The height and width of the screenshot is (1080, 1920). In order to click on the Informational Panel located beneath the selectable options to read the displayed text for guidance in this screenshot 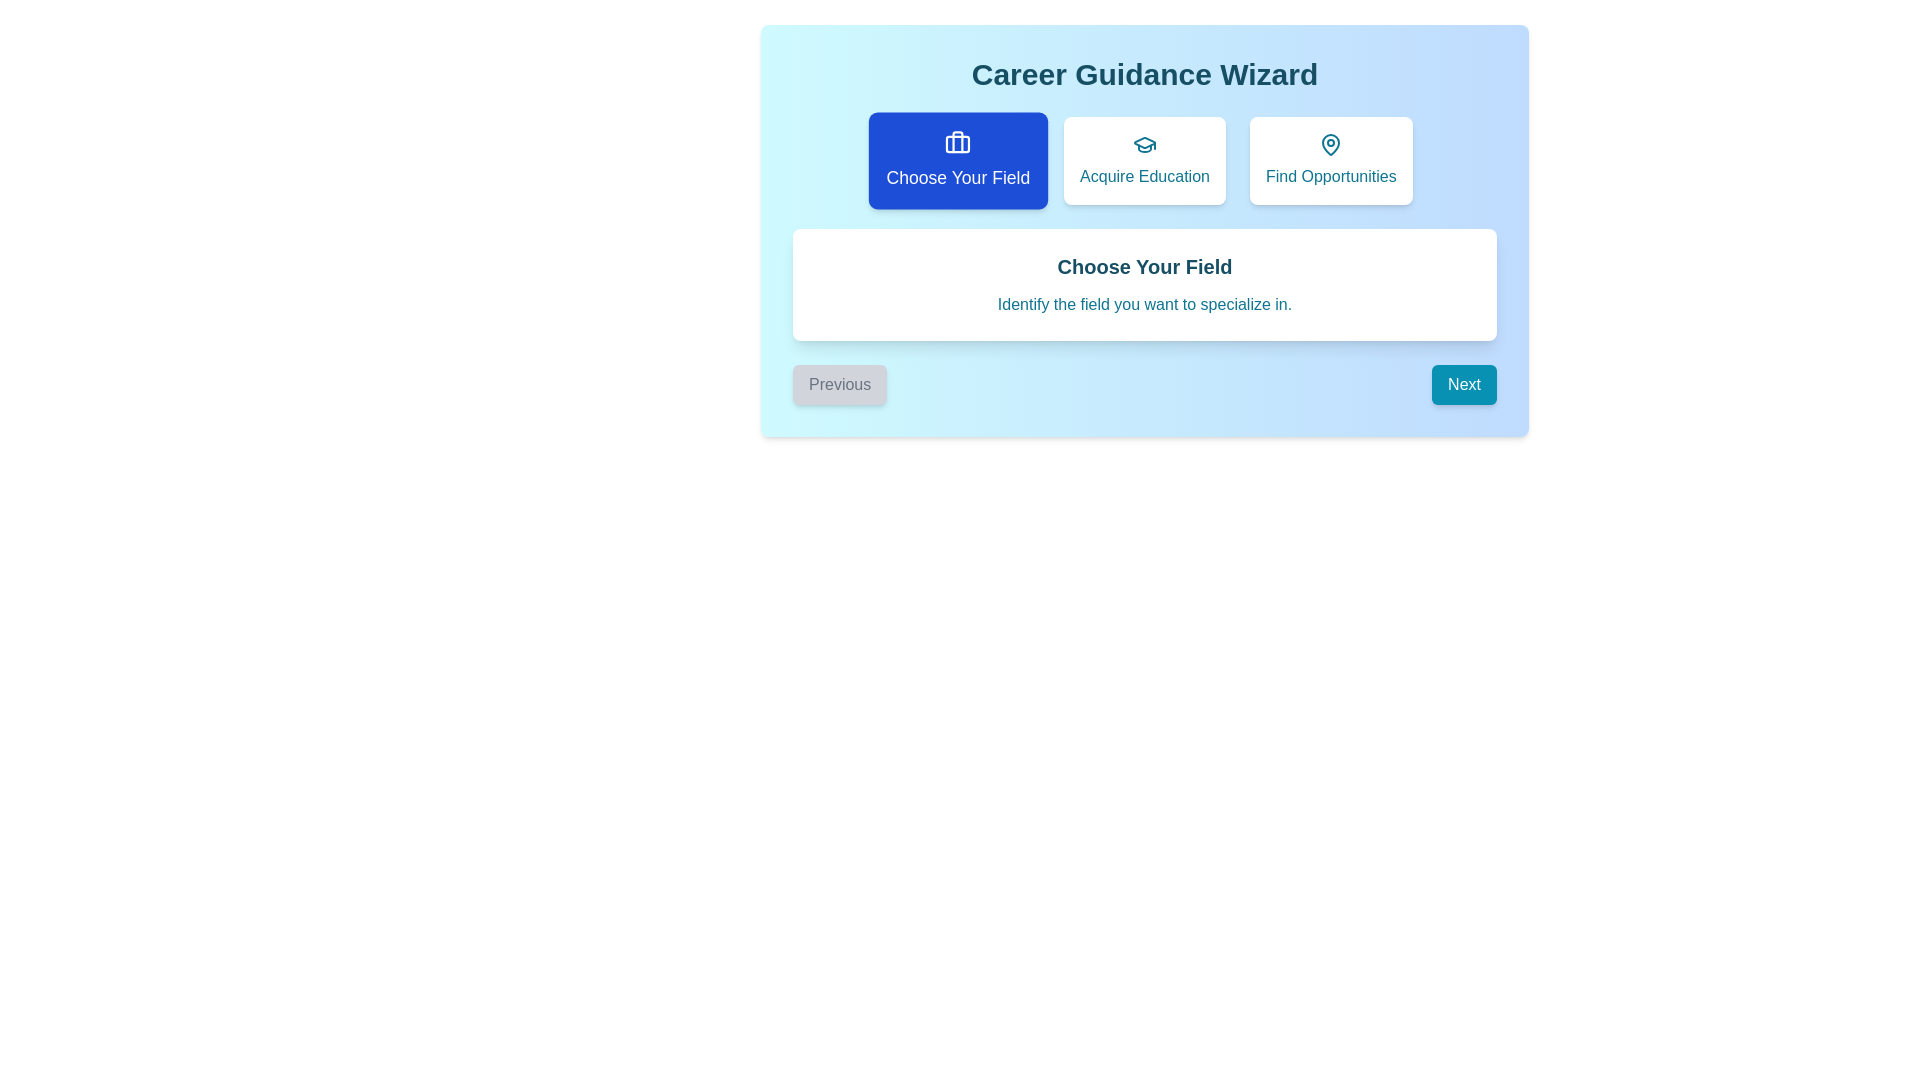, I will do `click(1145, 285)`.